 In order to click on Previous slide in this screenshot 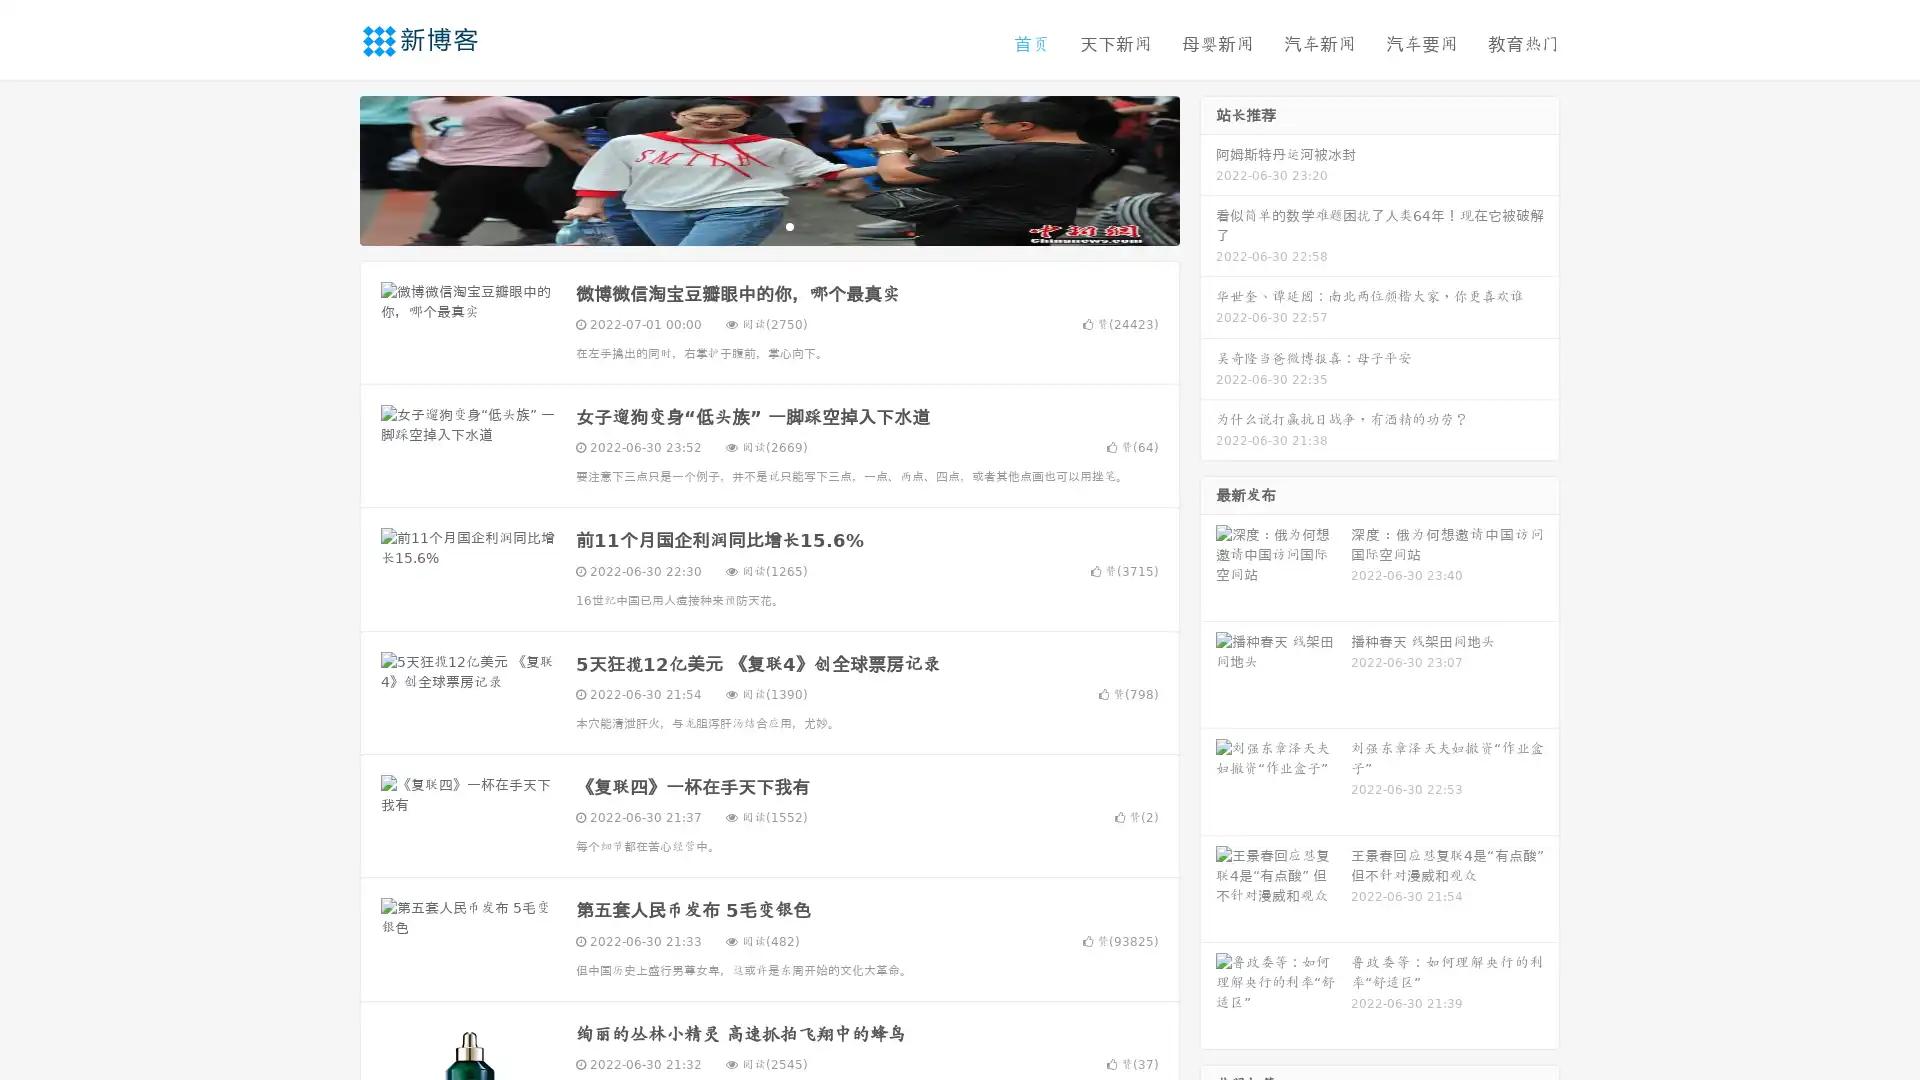, I will do `click(330, 168)`.